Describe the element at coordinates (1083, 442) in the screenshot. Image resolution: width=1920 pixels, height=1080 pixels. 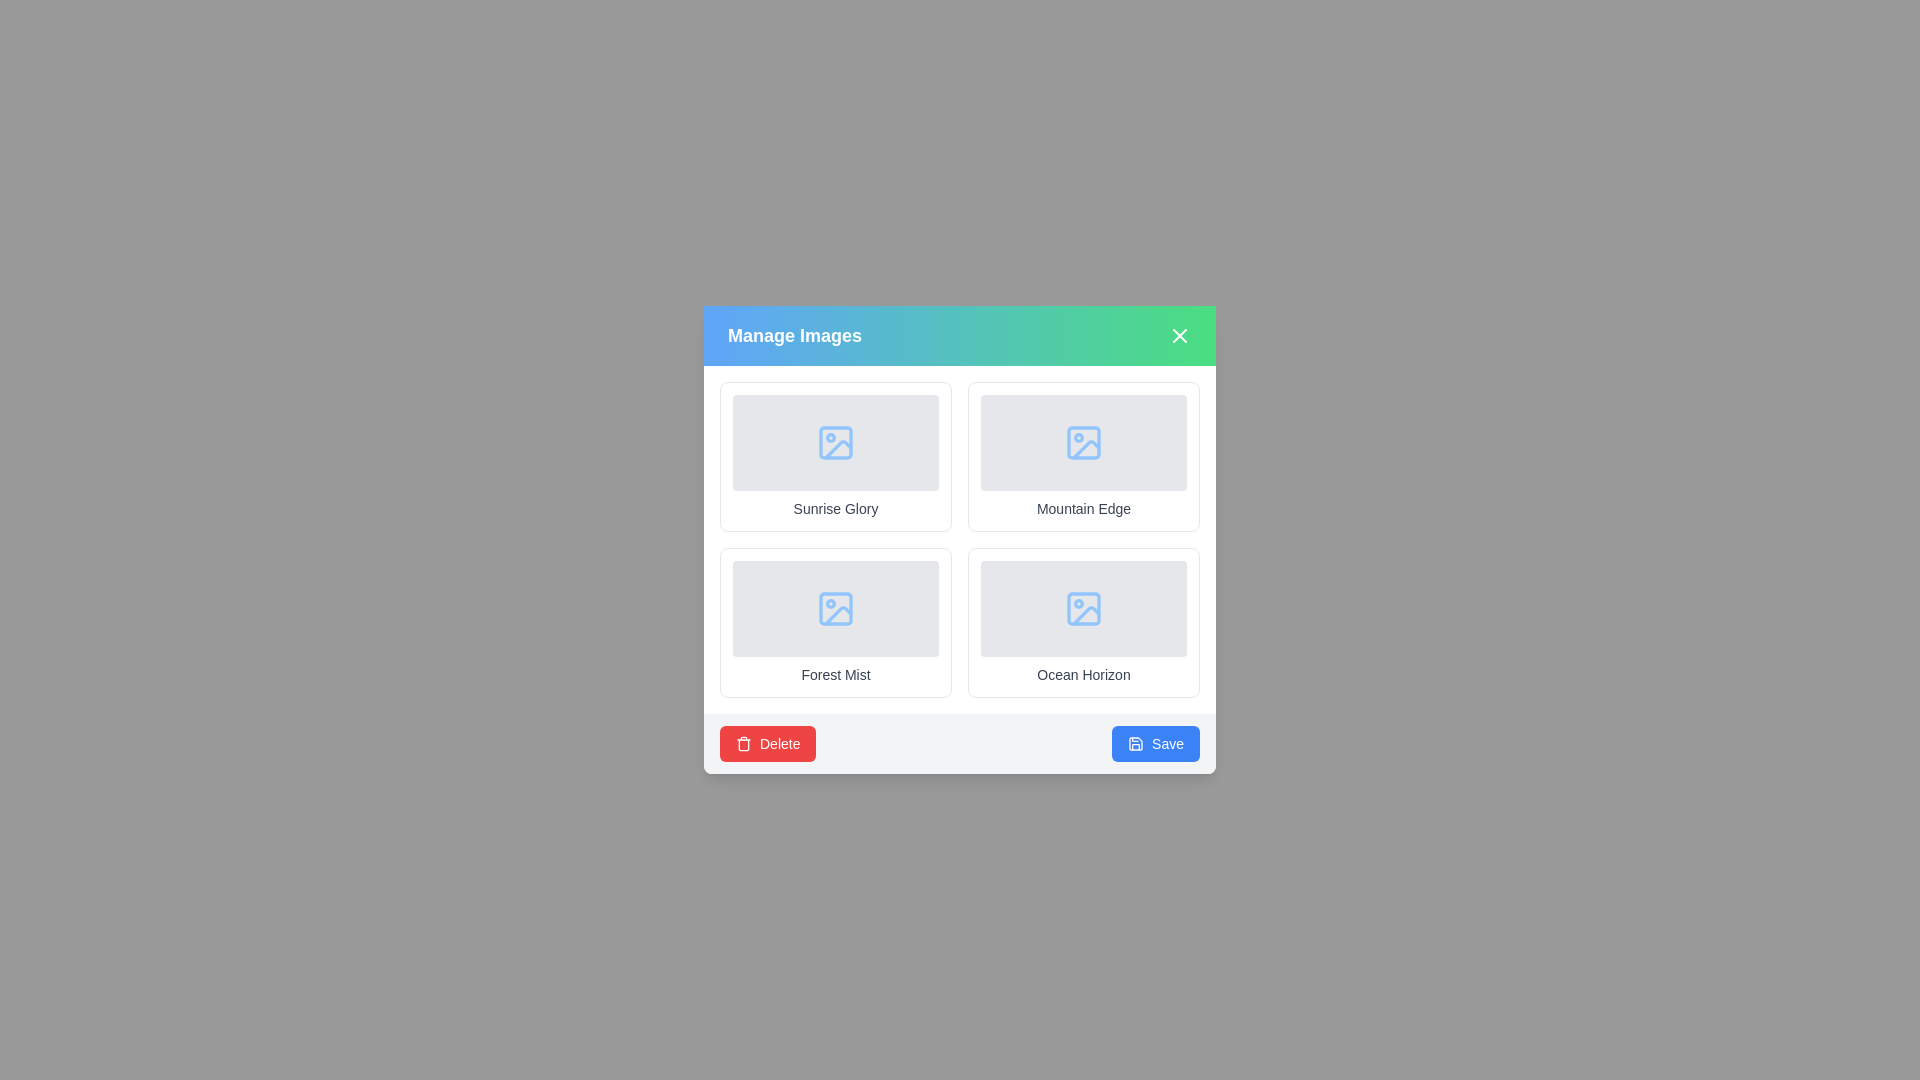
I see `the image placeholder icon located at the center of the 'Mountain Edge' section in the 'Manage Images' dialog box` at that location.